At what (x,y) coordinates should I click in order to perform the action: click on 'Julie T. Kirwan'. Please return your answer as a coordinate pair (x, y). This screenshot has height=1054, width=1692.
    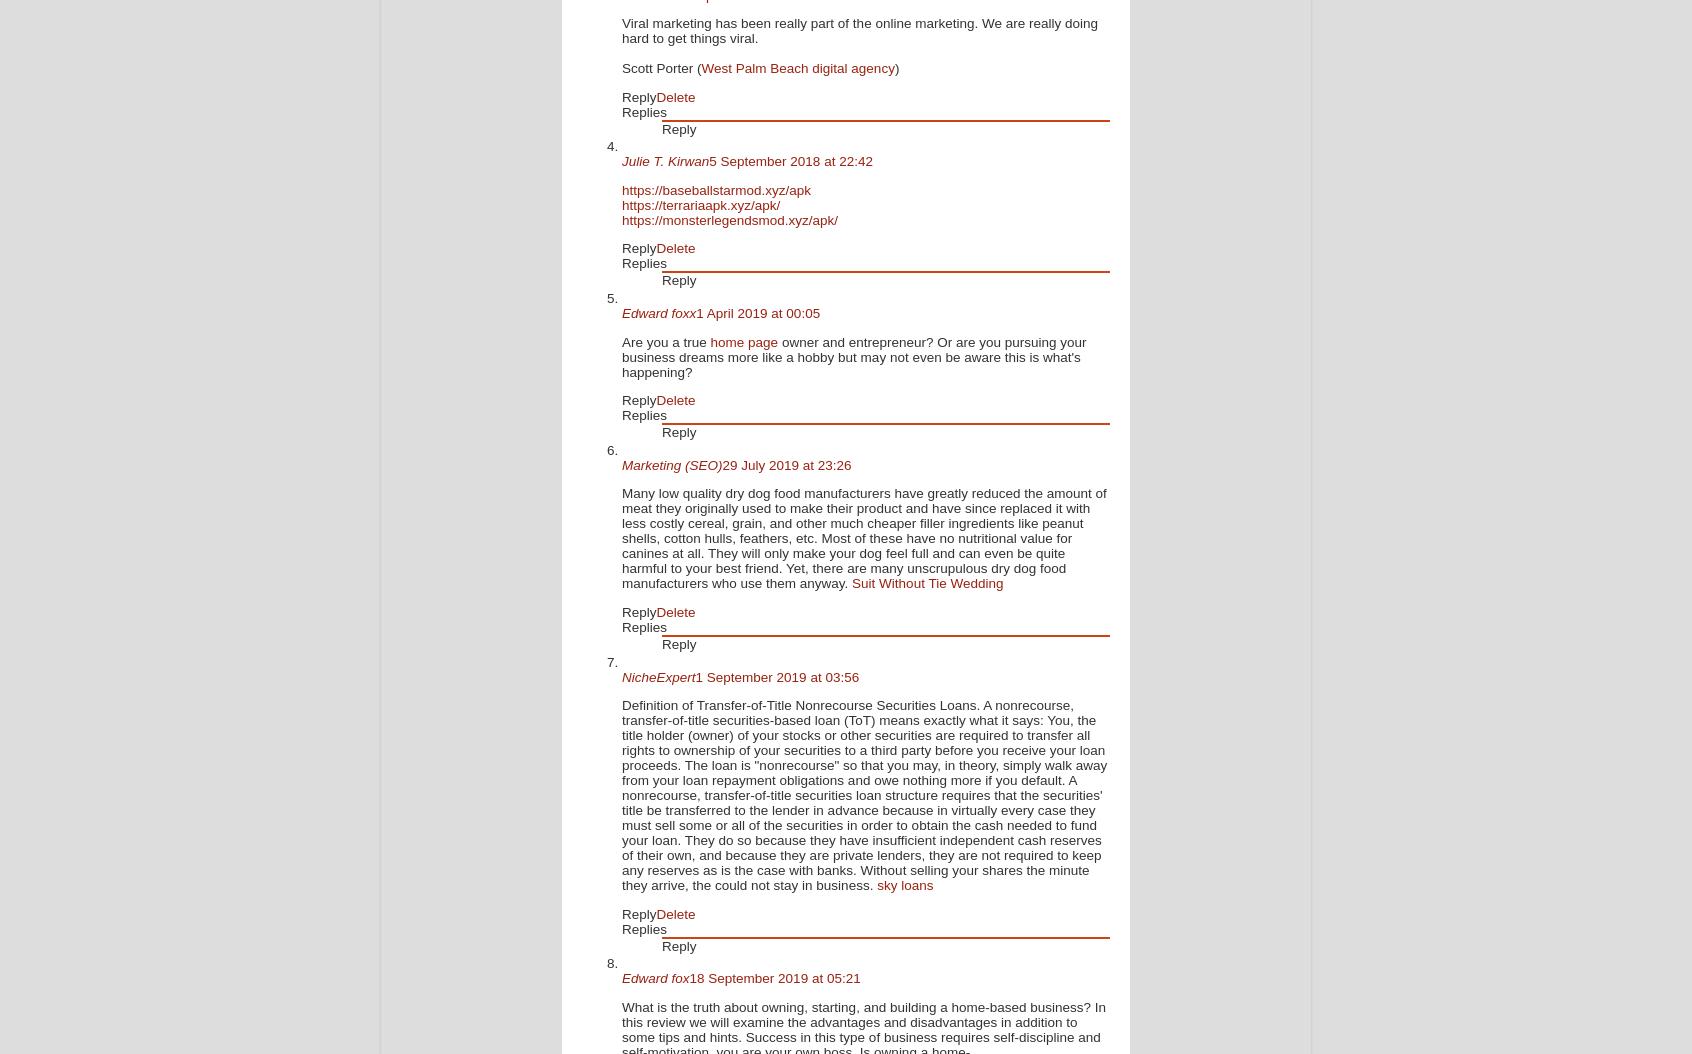
    Looking at the image, I should click on (665, 160).